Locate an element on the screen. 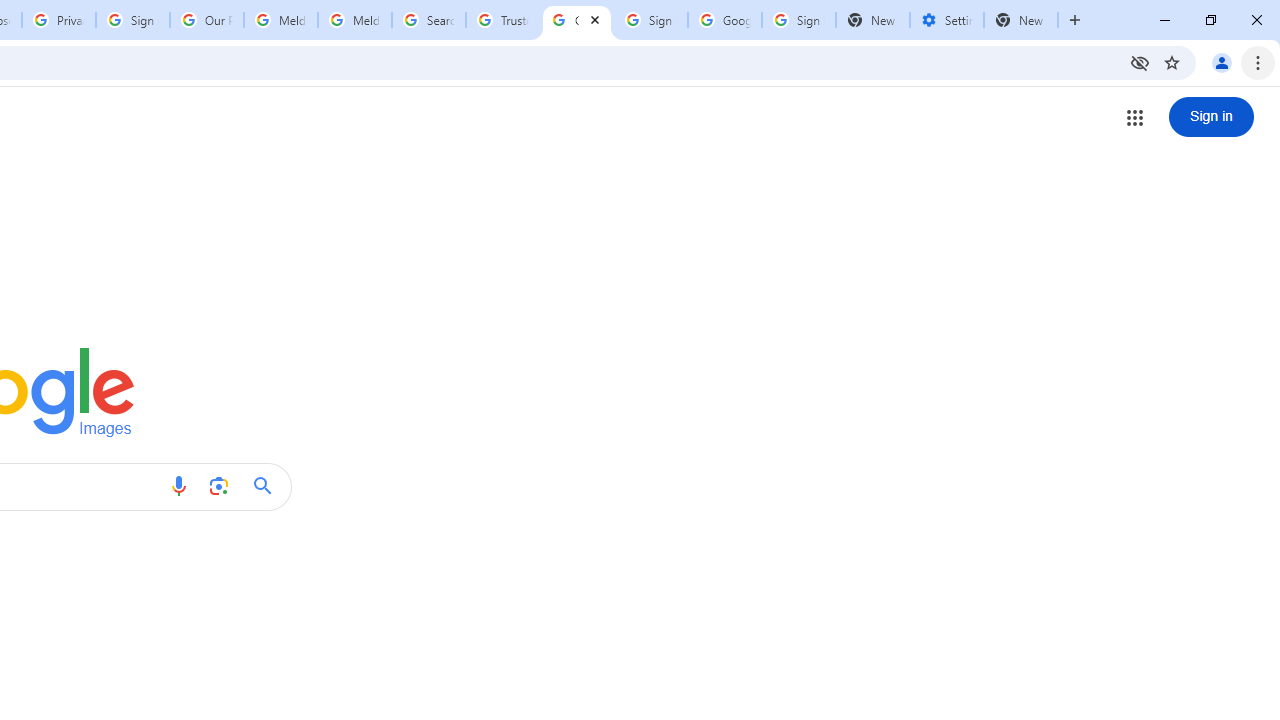  'Google apps' is located at coordinates (1134, 117).